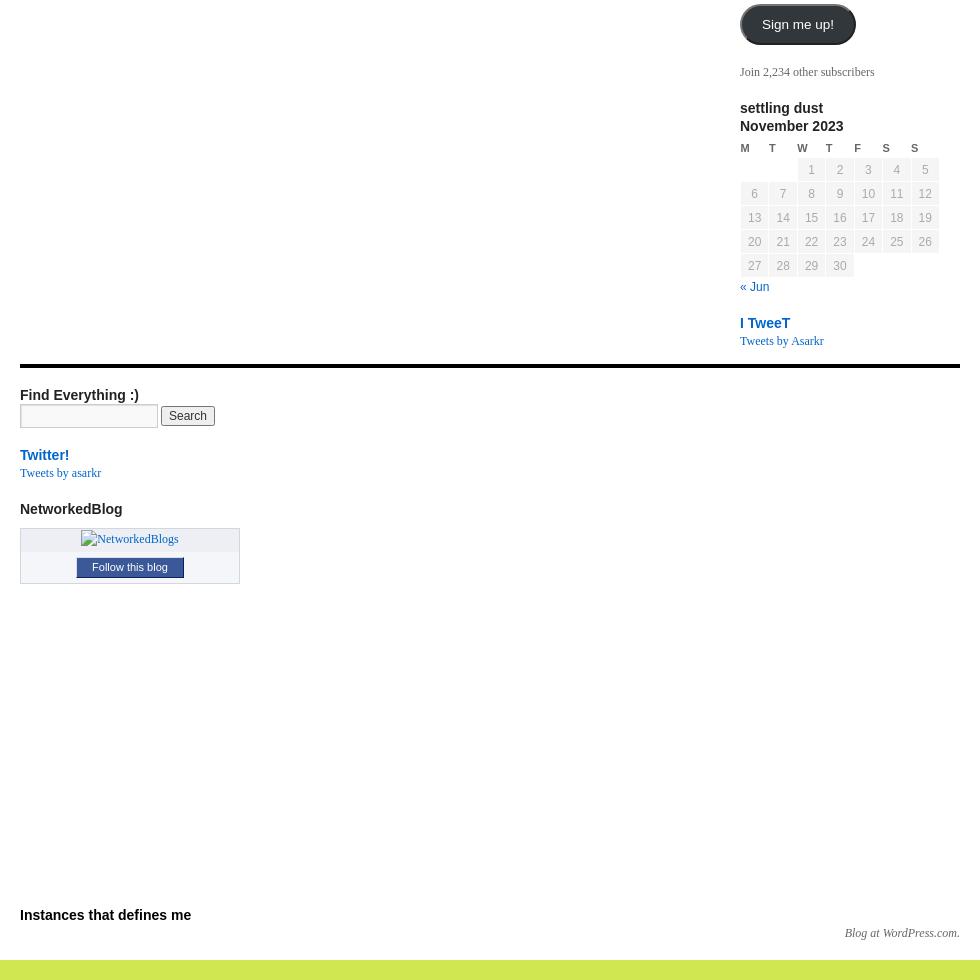 The width and height of the screenshot is (980, 980). I want to click on '21', so click(782, 241).